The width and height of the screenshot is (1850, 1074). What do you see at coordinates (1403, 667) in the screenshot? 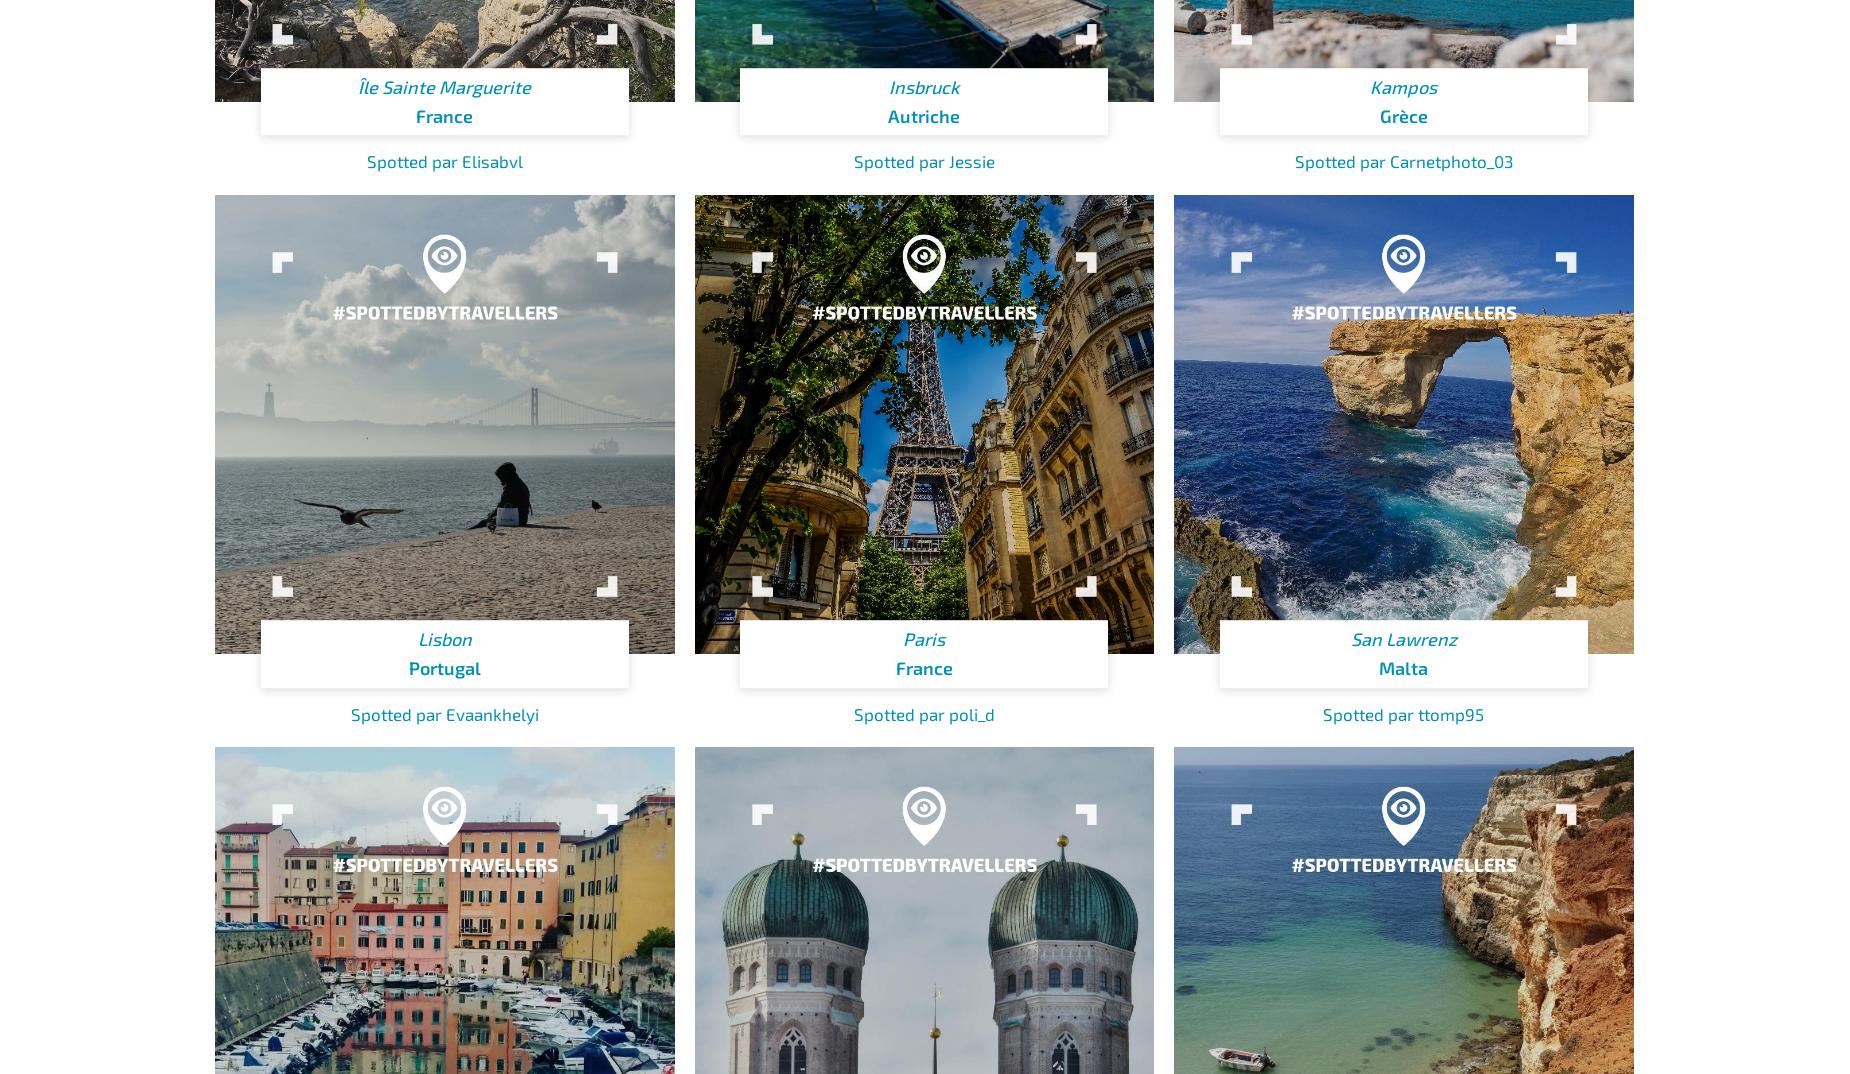
I see `'Malta'` at bounding box center [1403, 667].